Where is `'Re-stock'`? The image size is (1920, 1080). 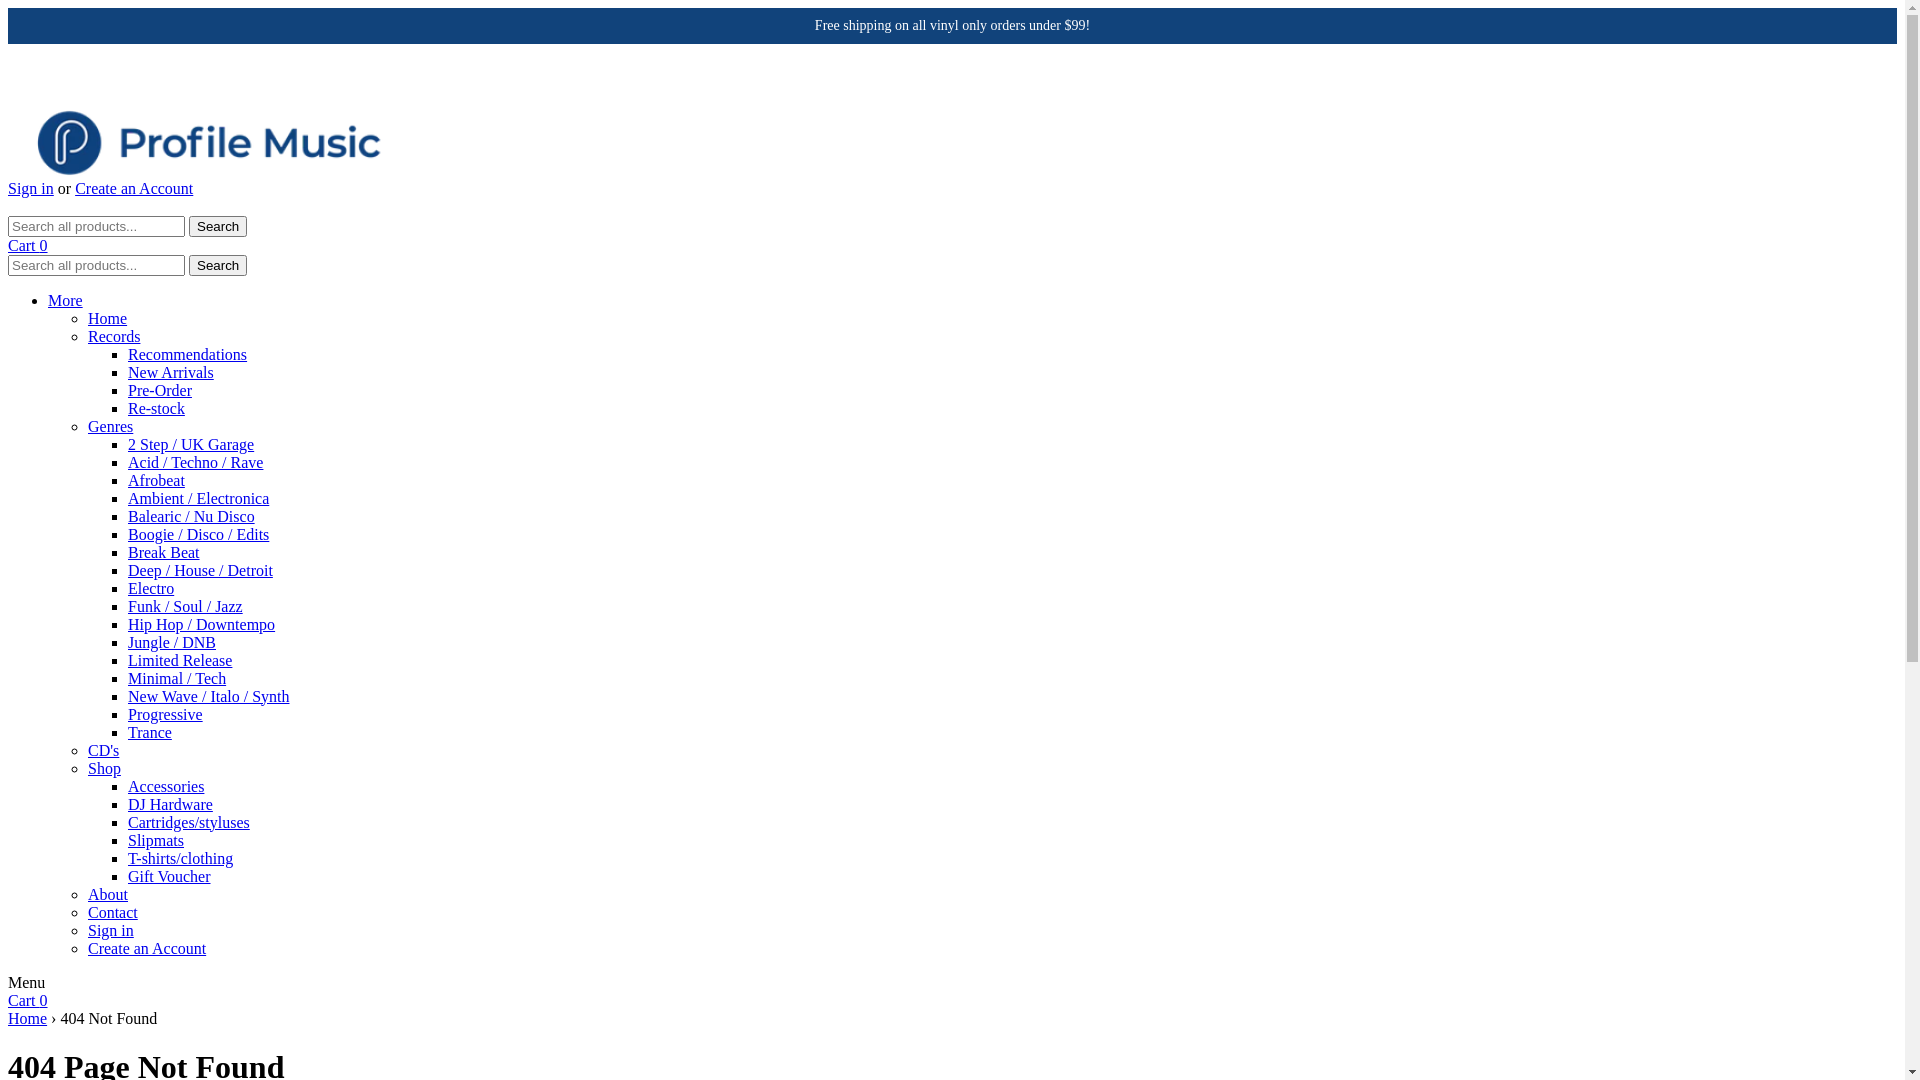 'Re-stock' is located at coordinates (127, 407).